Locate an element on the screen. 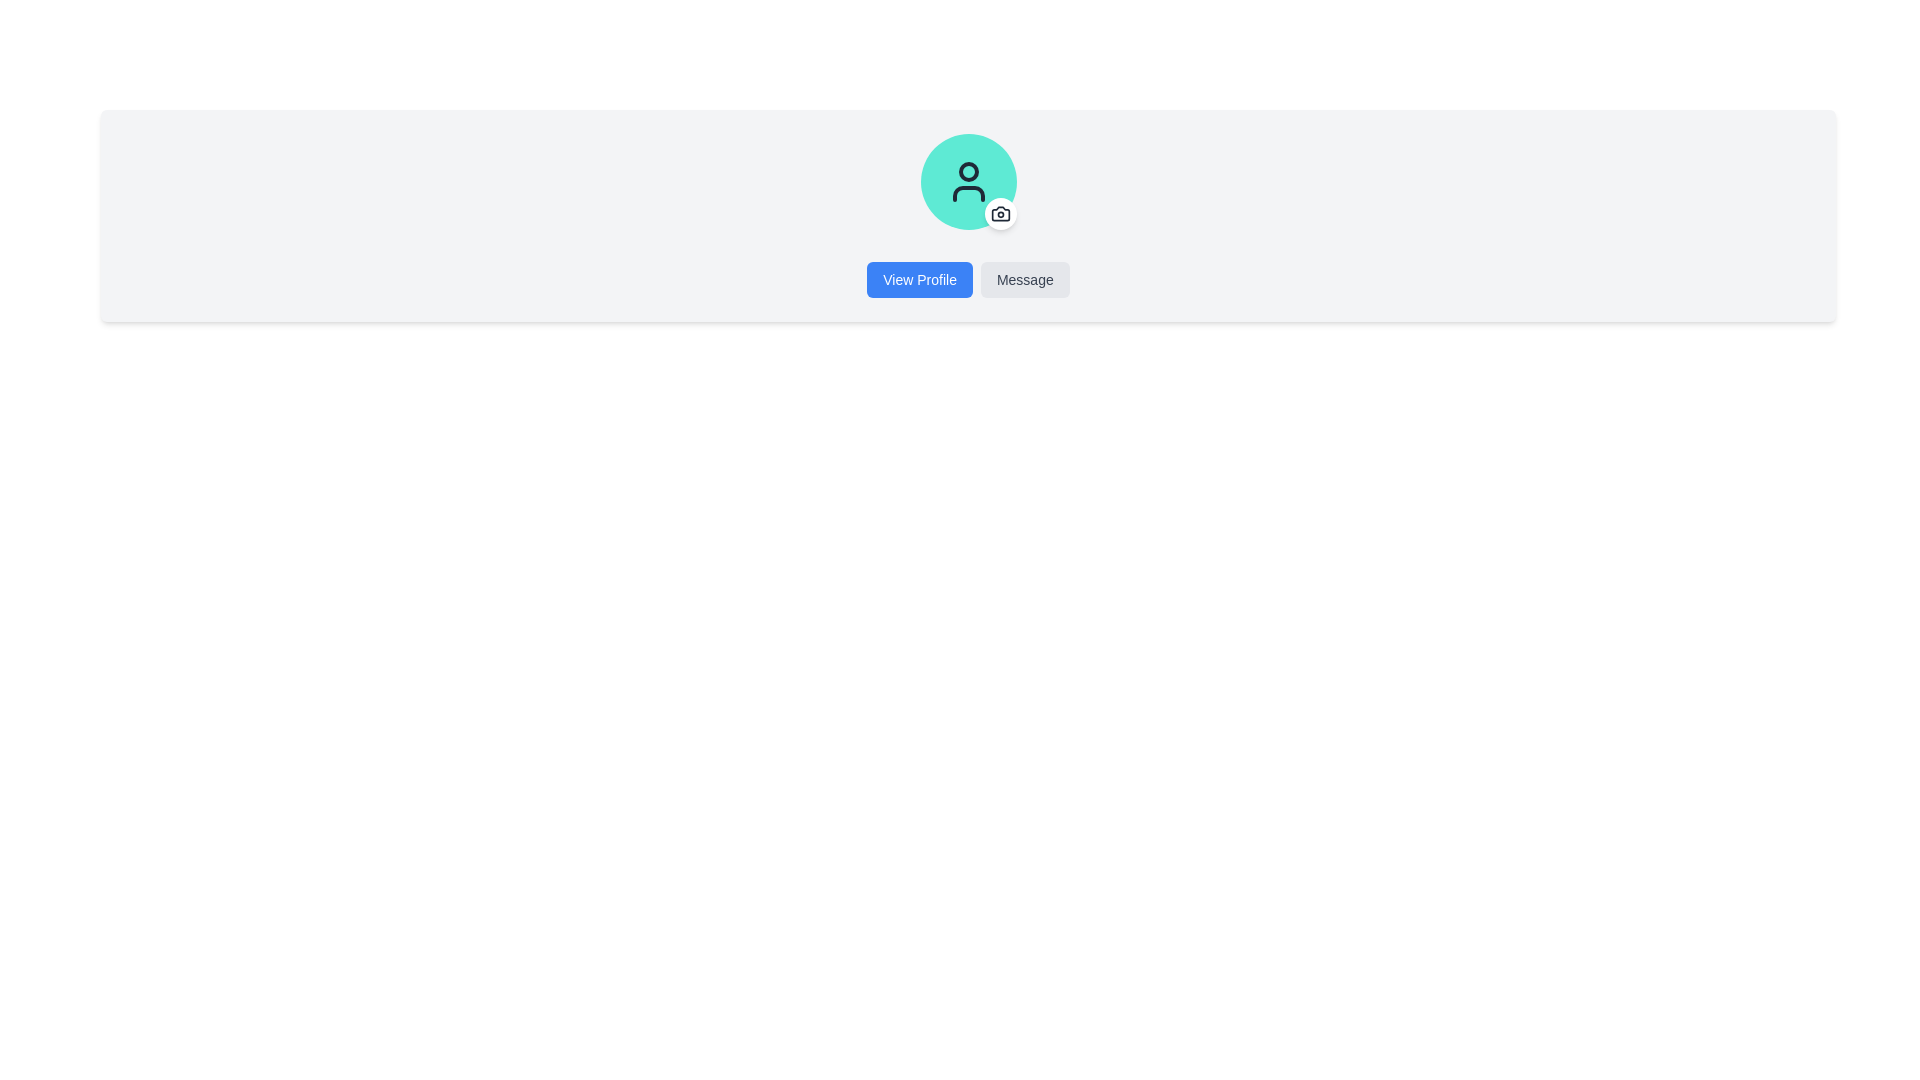  the user profile icon, which is a distinct circular element located centrally in a teal area is located at coordinates (968, 181).